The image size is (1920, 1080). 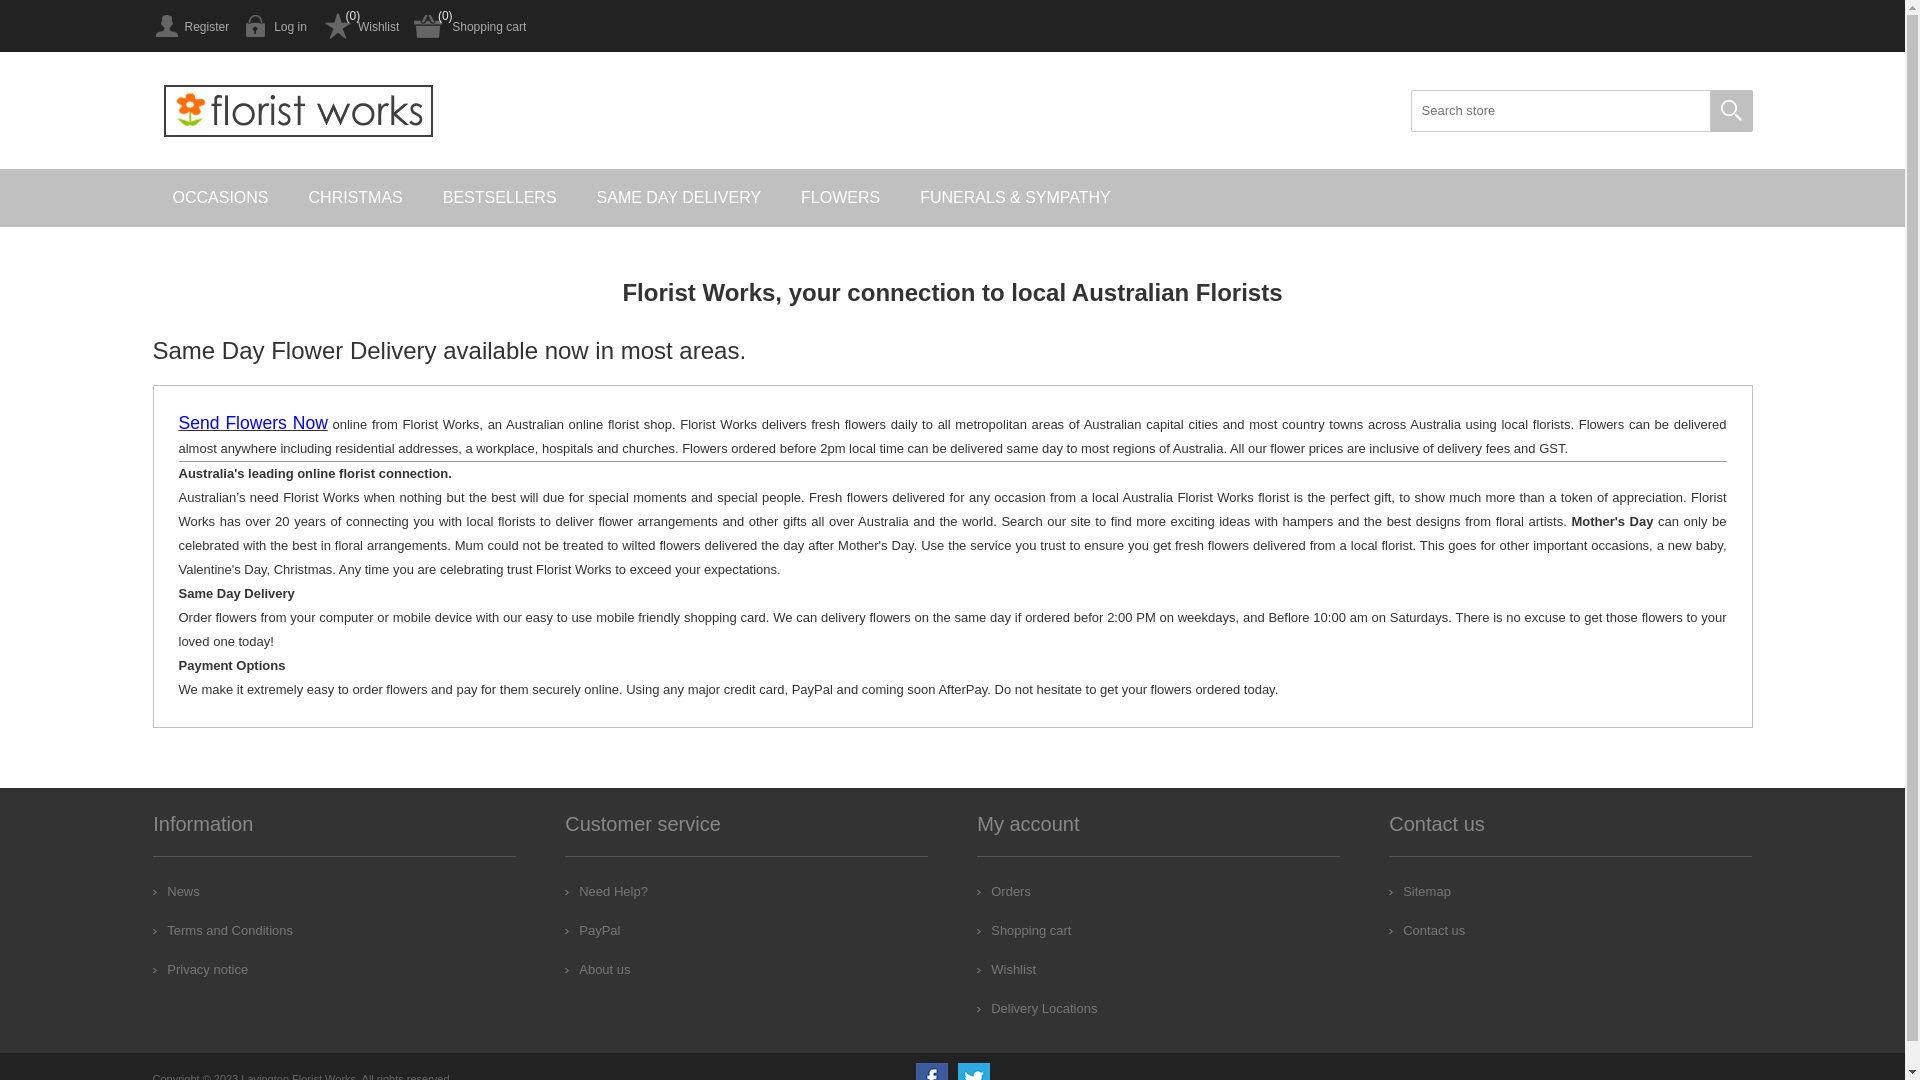 I want to click on 'Search', so click(x=1708, y=111).